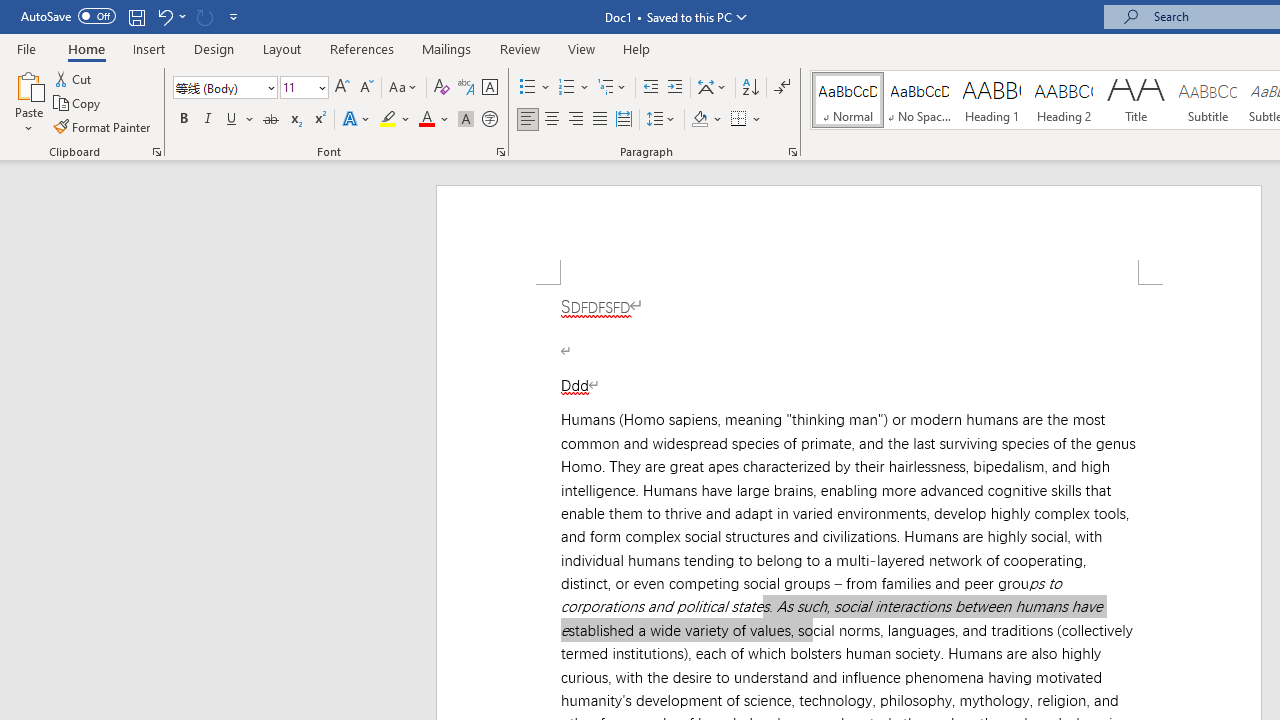 This screenshot has width=1280, height=720. I want to click on 'Font Size', so click(303, 86).